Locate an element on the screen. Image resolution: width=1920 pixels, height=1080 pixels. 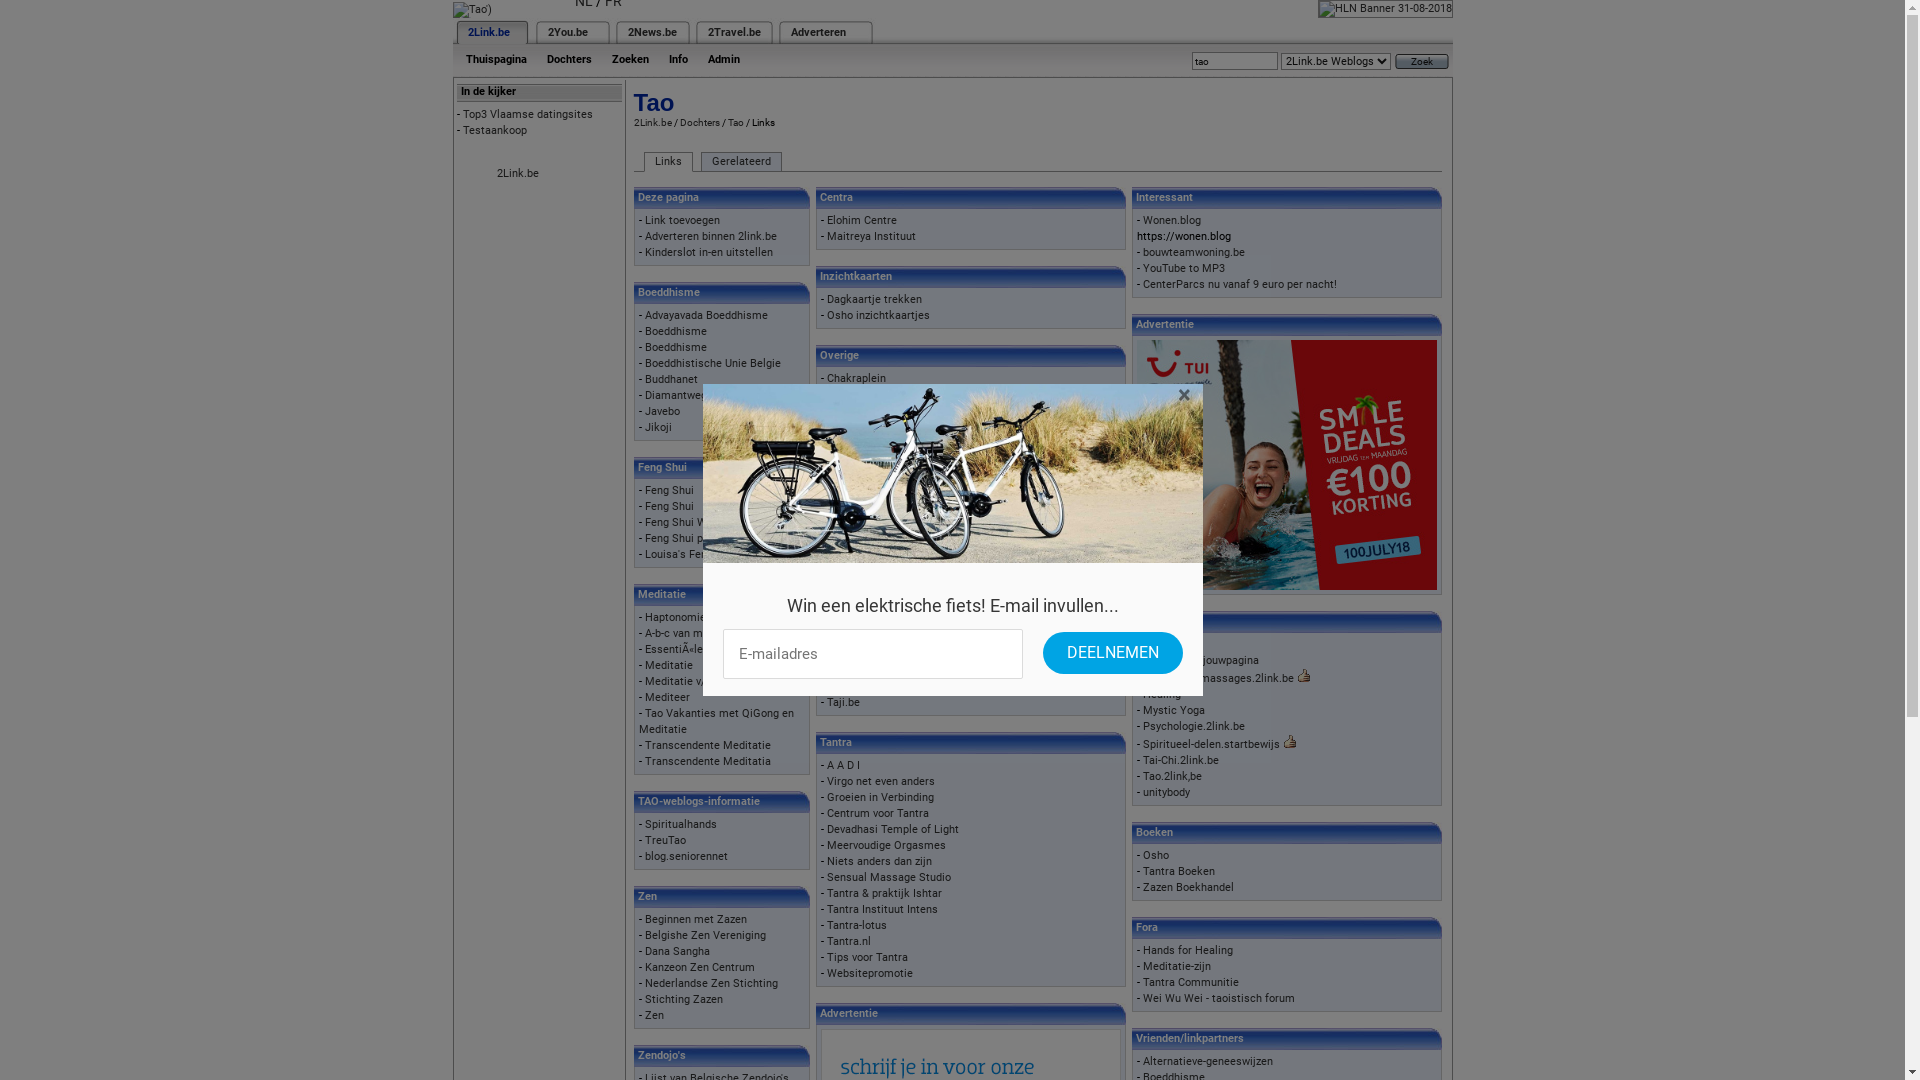
'Adverteren' is located at coordinates (817, 32).